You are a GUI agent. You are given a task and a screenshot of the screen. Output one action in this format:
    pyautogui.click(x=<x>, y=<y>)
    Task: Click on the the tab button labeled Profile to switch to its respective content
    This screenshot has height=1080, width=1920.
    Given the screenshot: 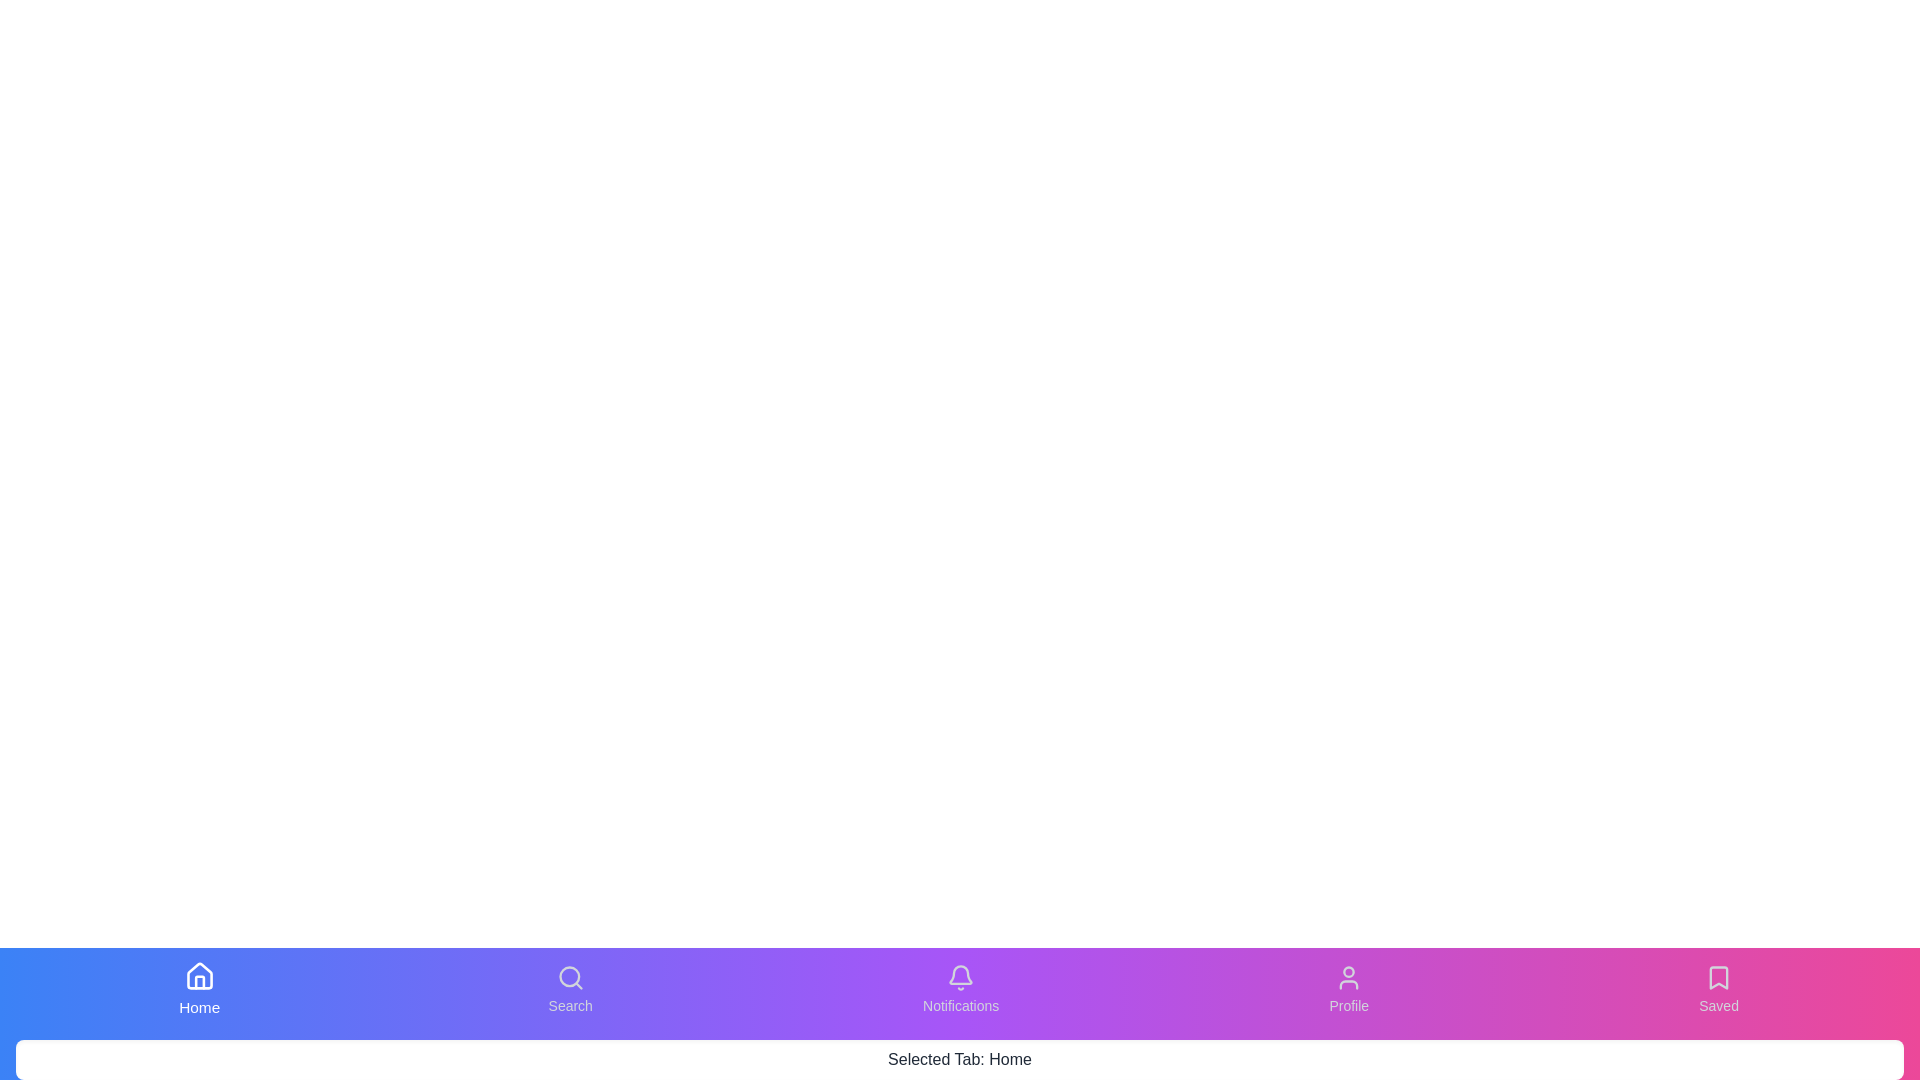 What is the action you would take?
    pyautogui.click(x=1349, y=990)
    